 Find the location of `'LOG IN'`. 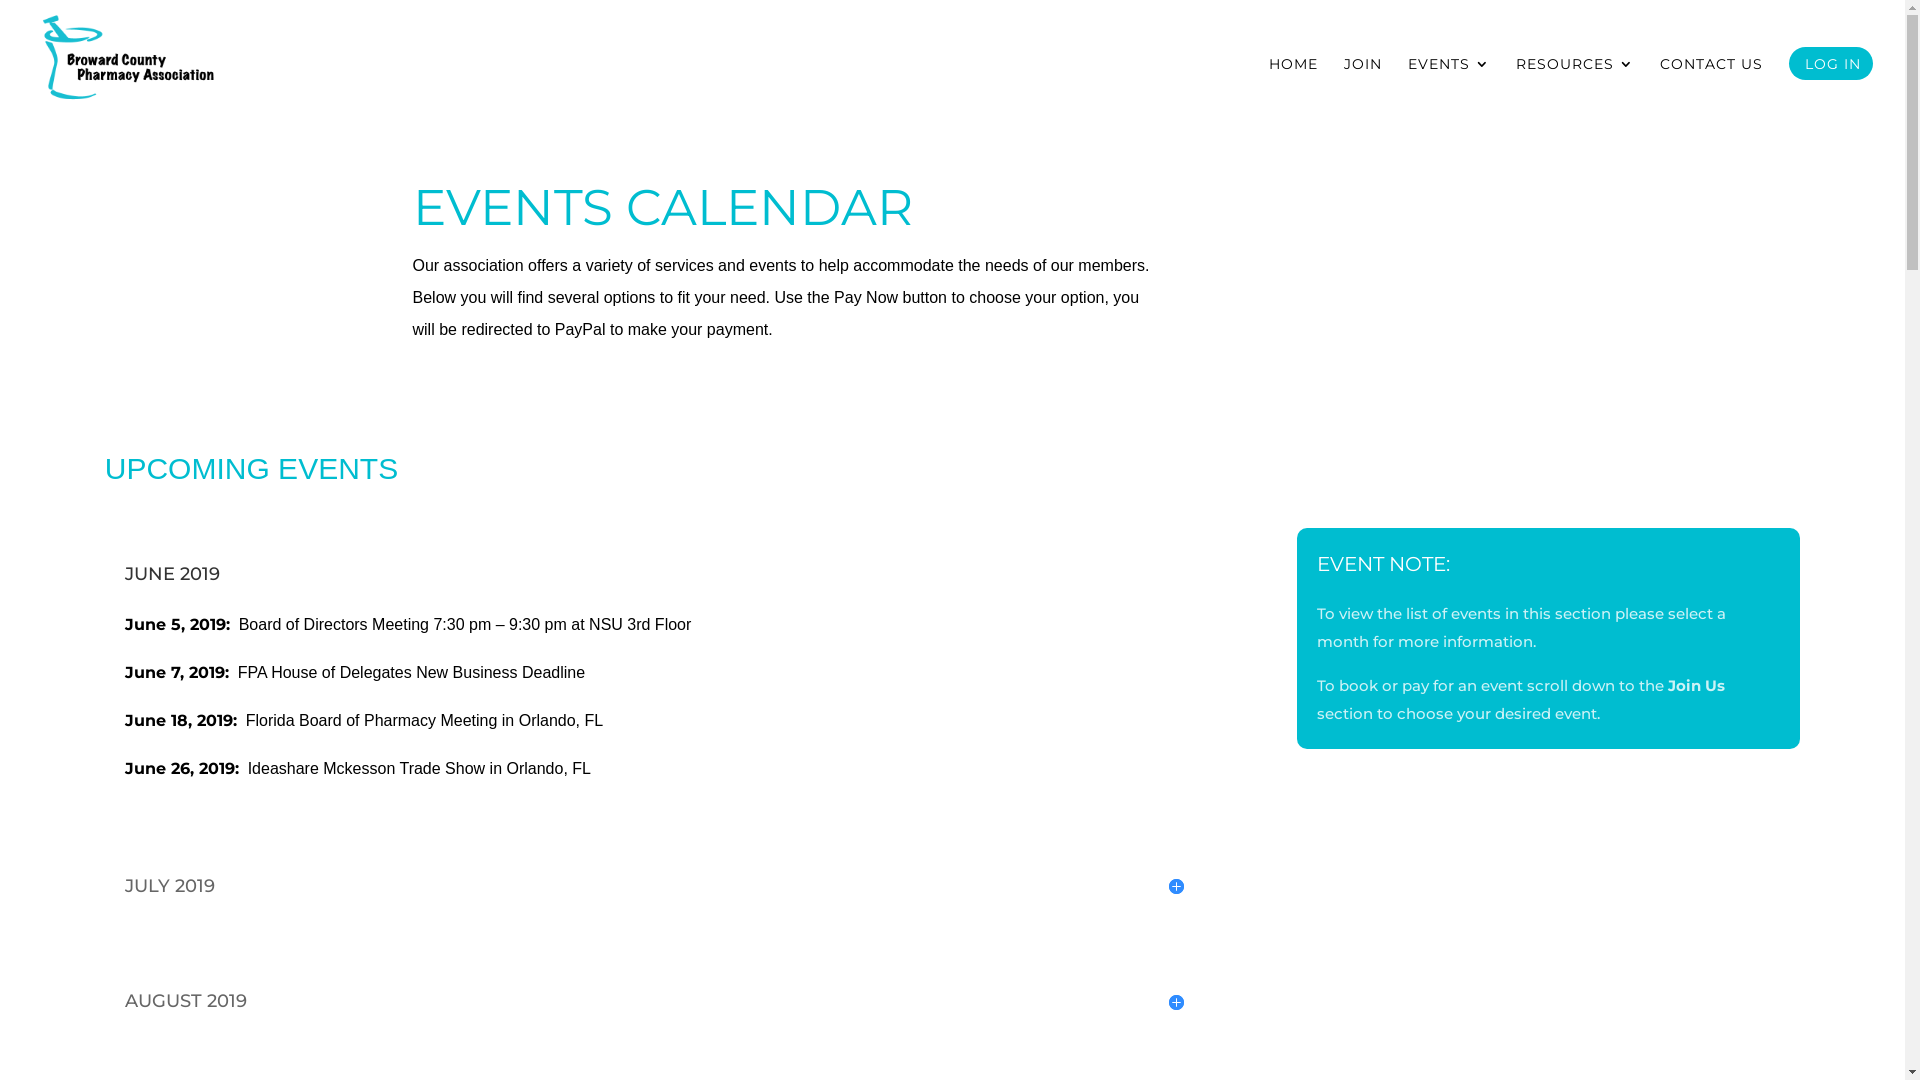

'LOG IN' is located at coordinates (1833, 86).